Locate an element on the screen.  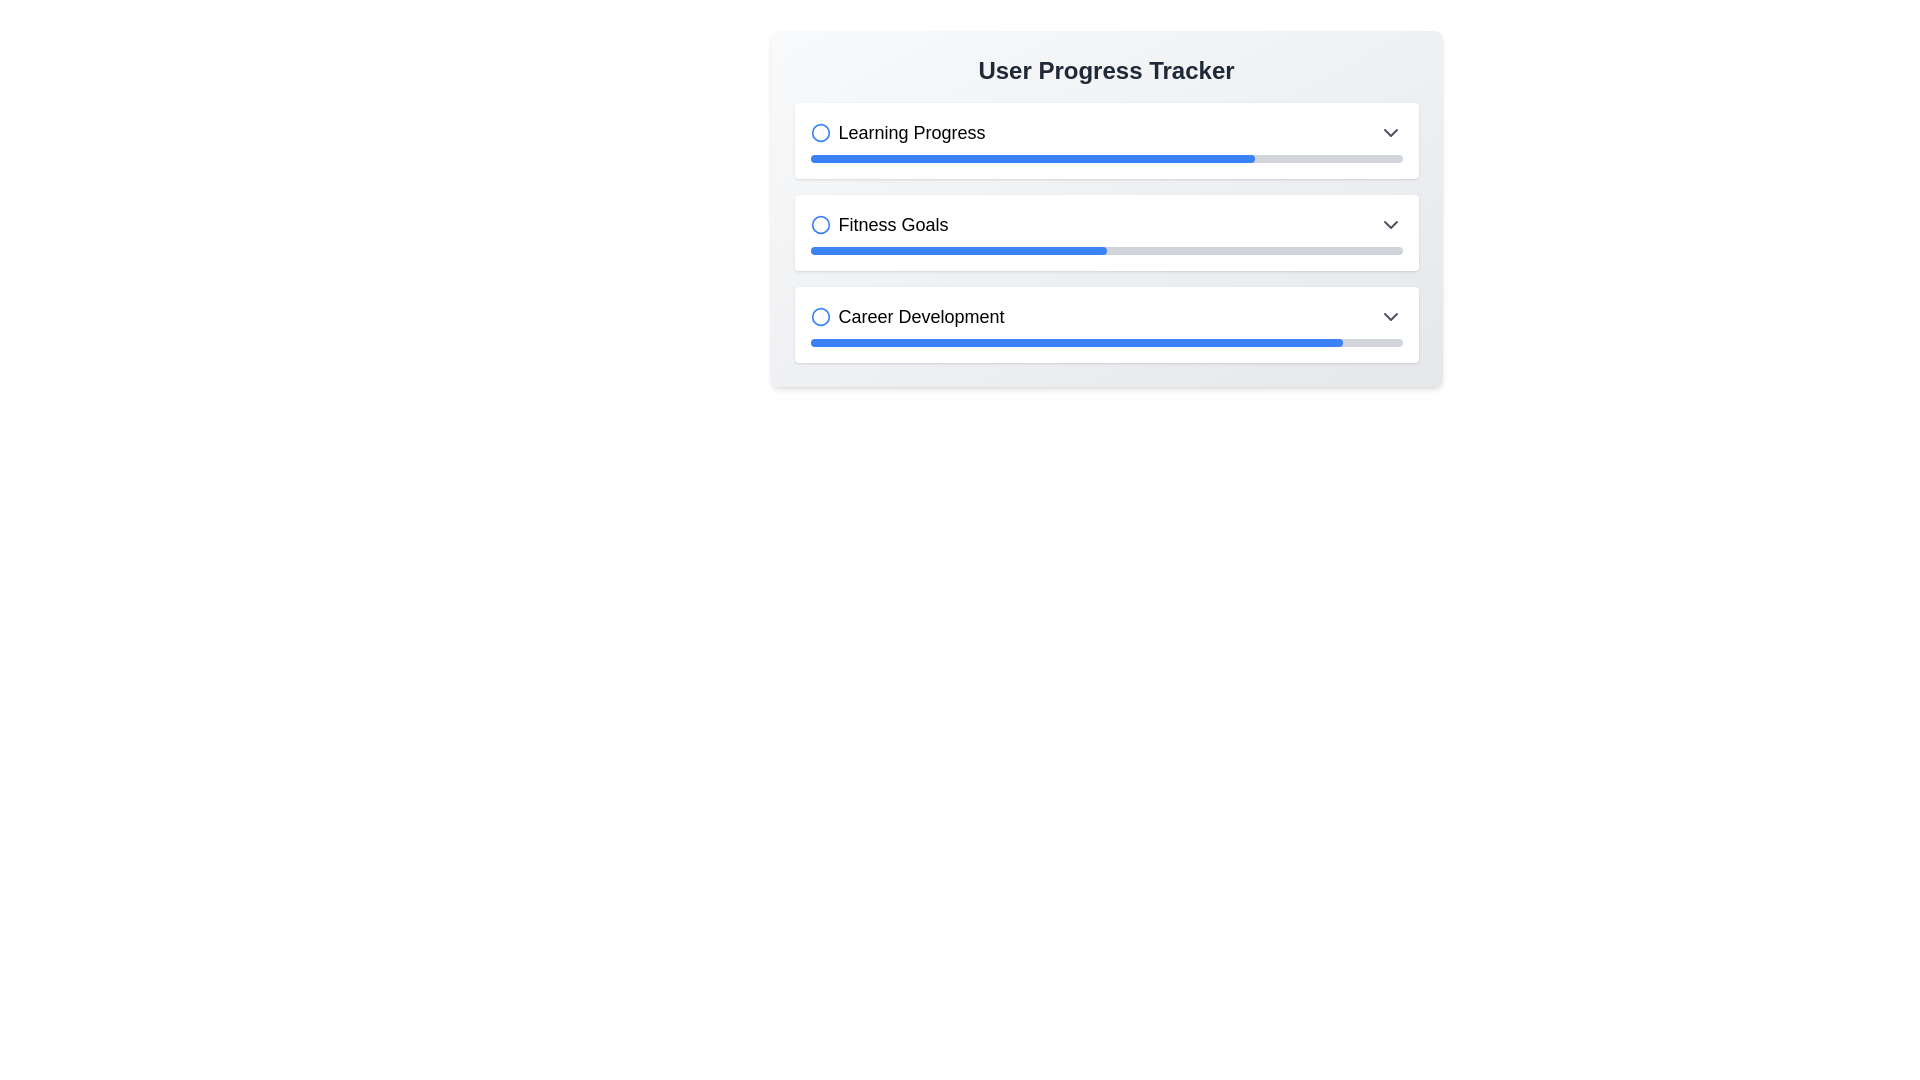
the progress bar representing 'Fitness Goals' which visually indicates percentage completion with a filled blue section is located at coordinates (1105, 249).